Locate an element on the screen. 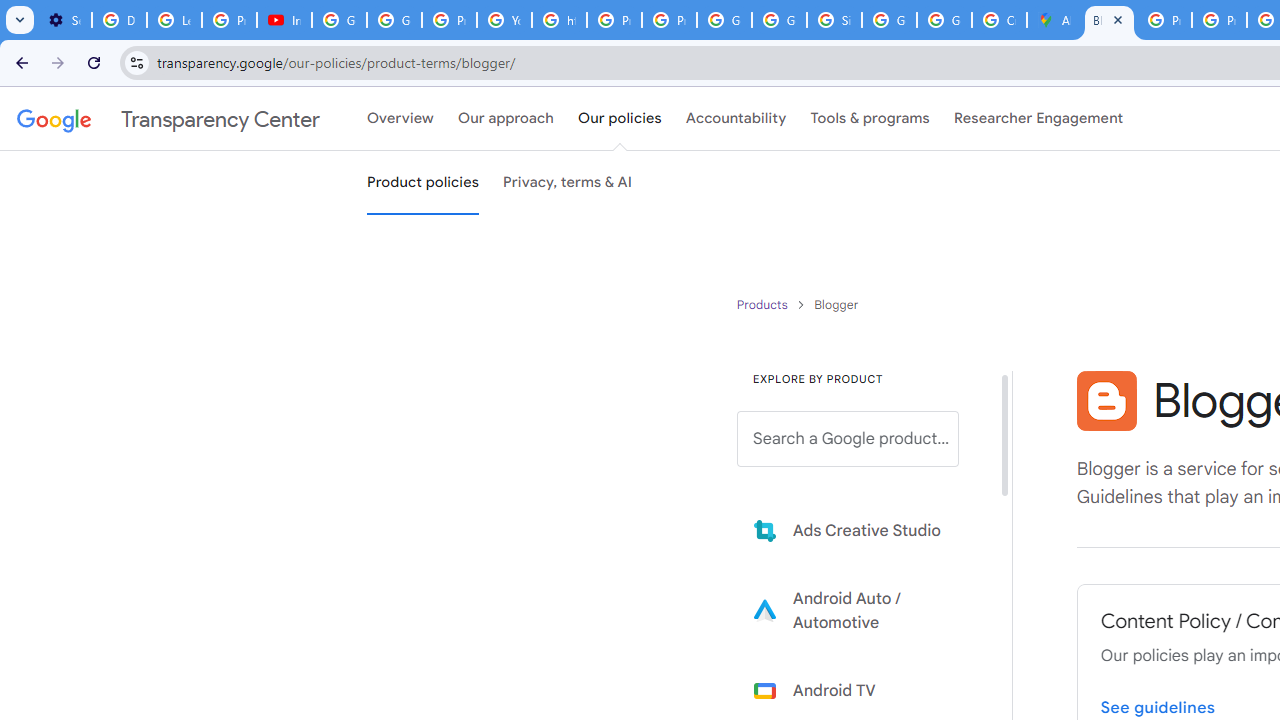 Image resolution: width=1280 pixels, height=720 pixels. 'Learn more about Android Auto' is located at coordinates (862, 609).